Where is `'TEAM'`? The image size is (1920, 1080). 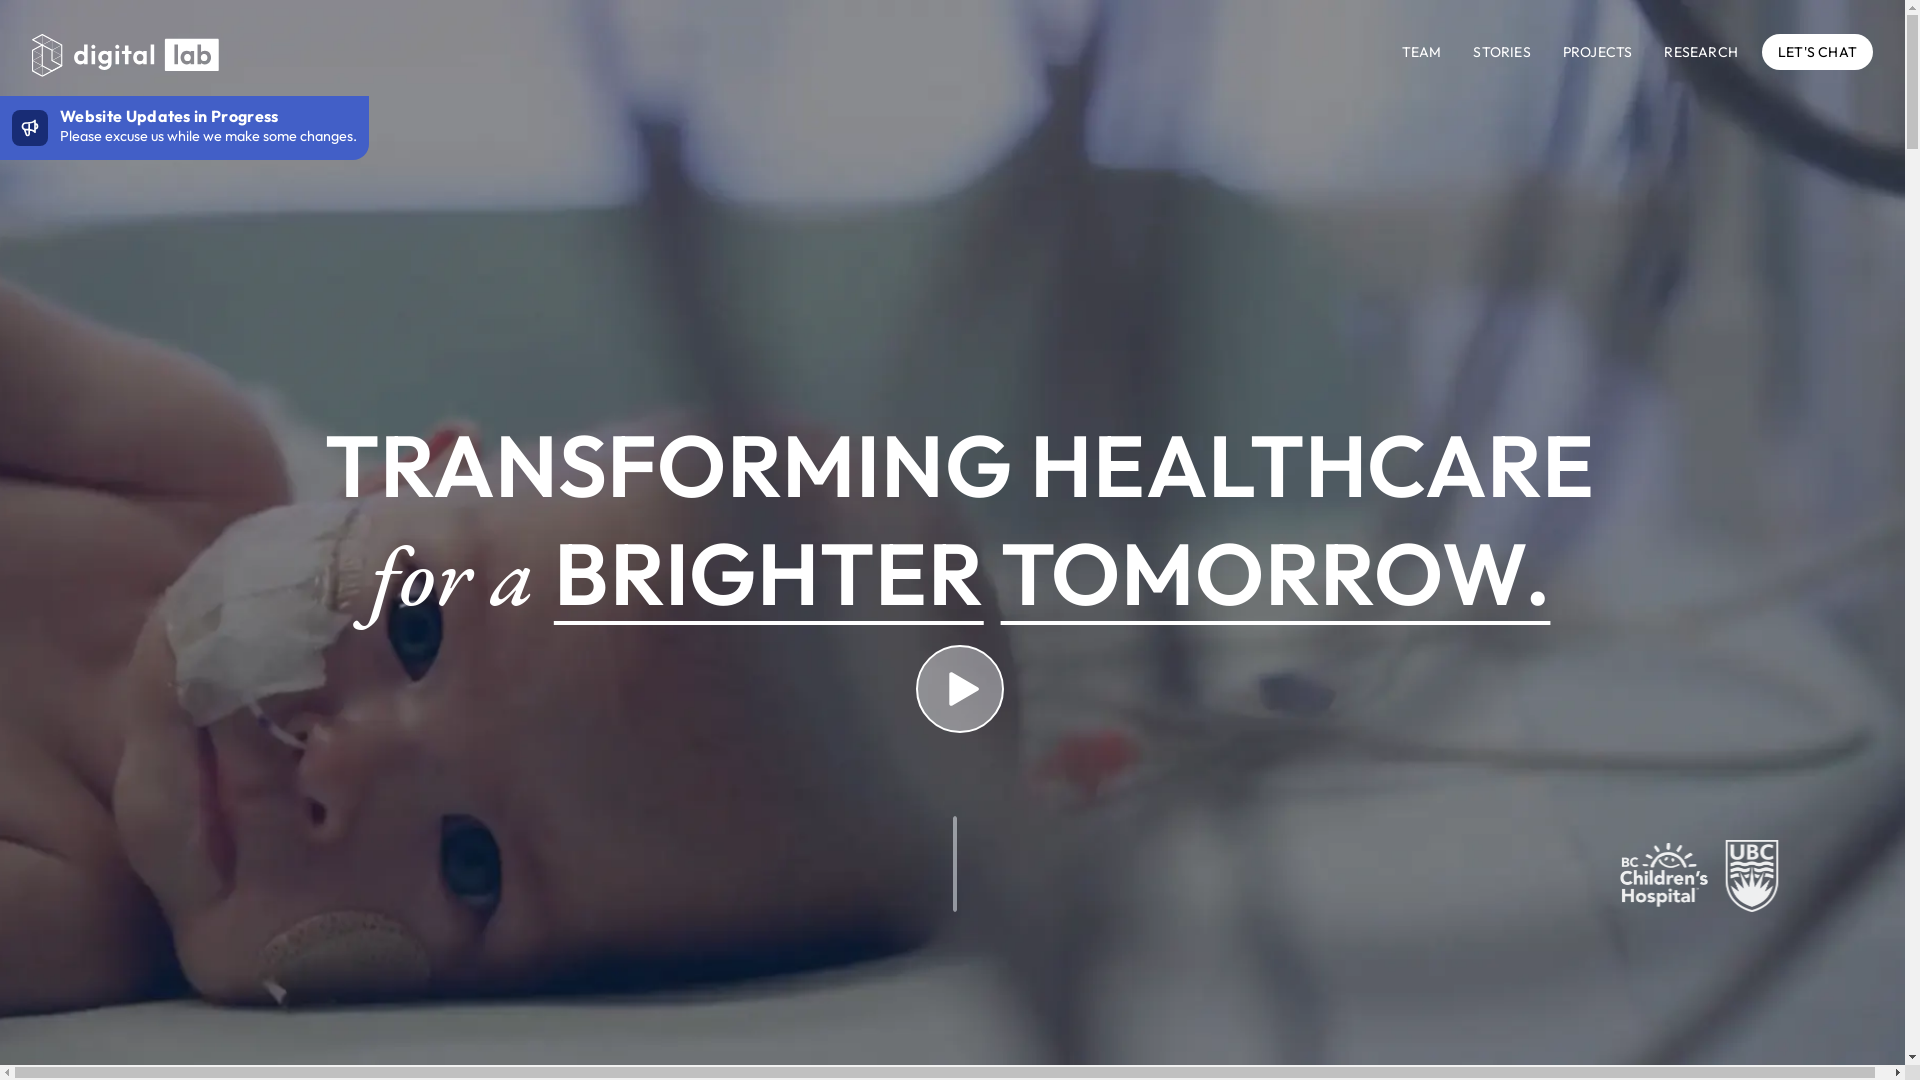
'TEAM' is located at coordinates (1420, 50).